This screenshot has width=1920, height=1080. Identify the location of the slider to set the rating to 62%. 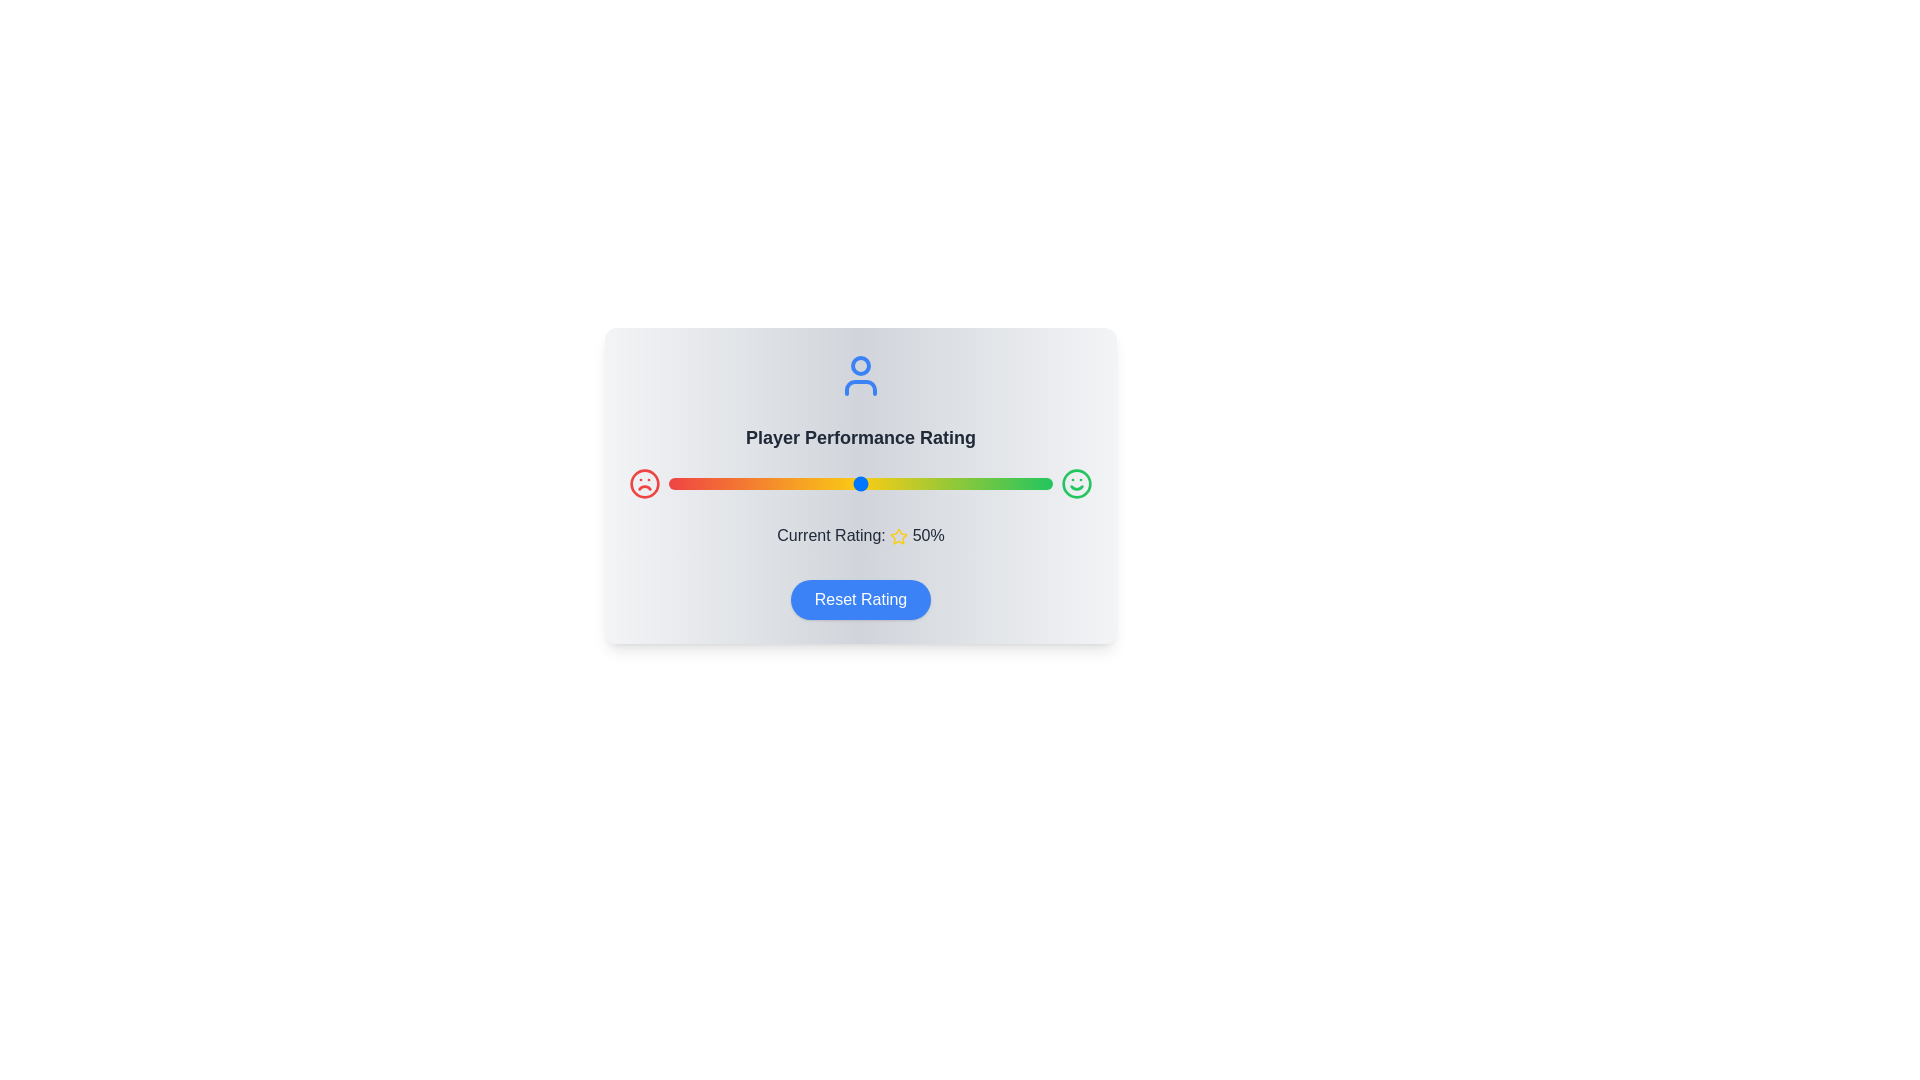
(906, 483).